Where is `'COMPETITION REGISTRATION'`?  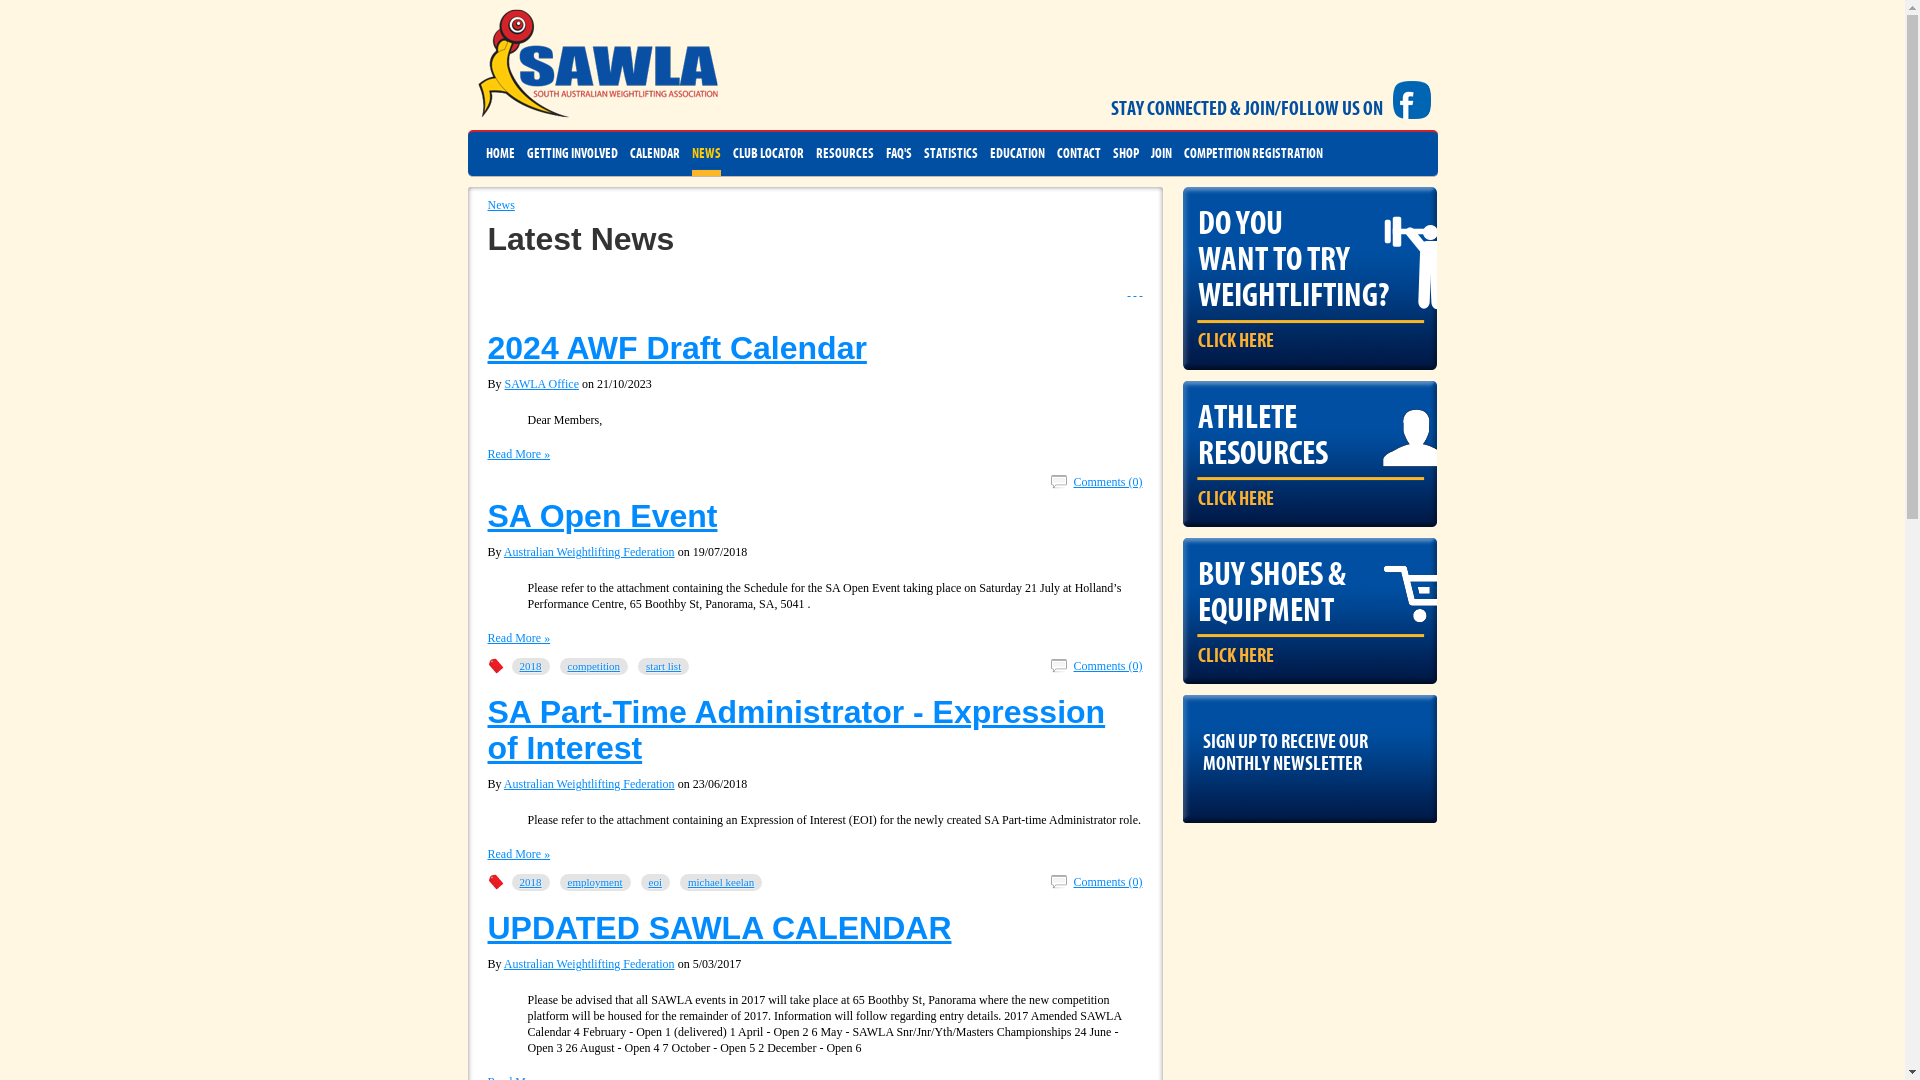 'COMPETITION REGISTRATION' is located at coordinates (1252, 153).